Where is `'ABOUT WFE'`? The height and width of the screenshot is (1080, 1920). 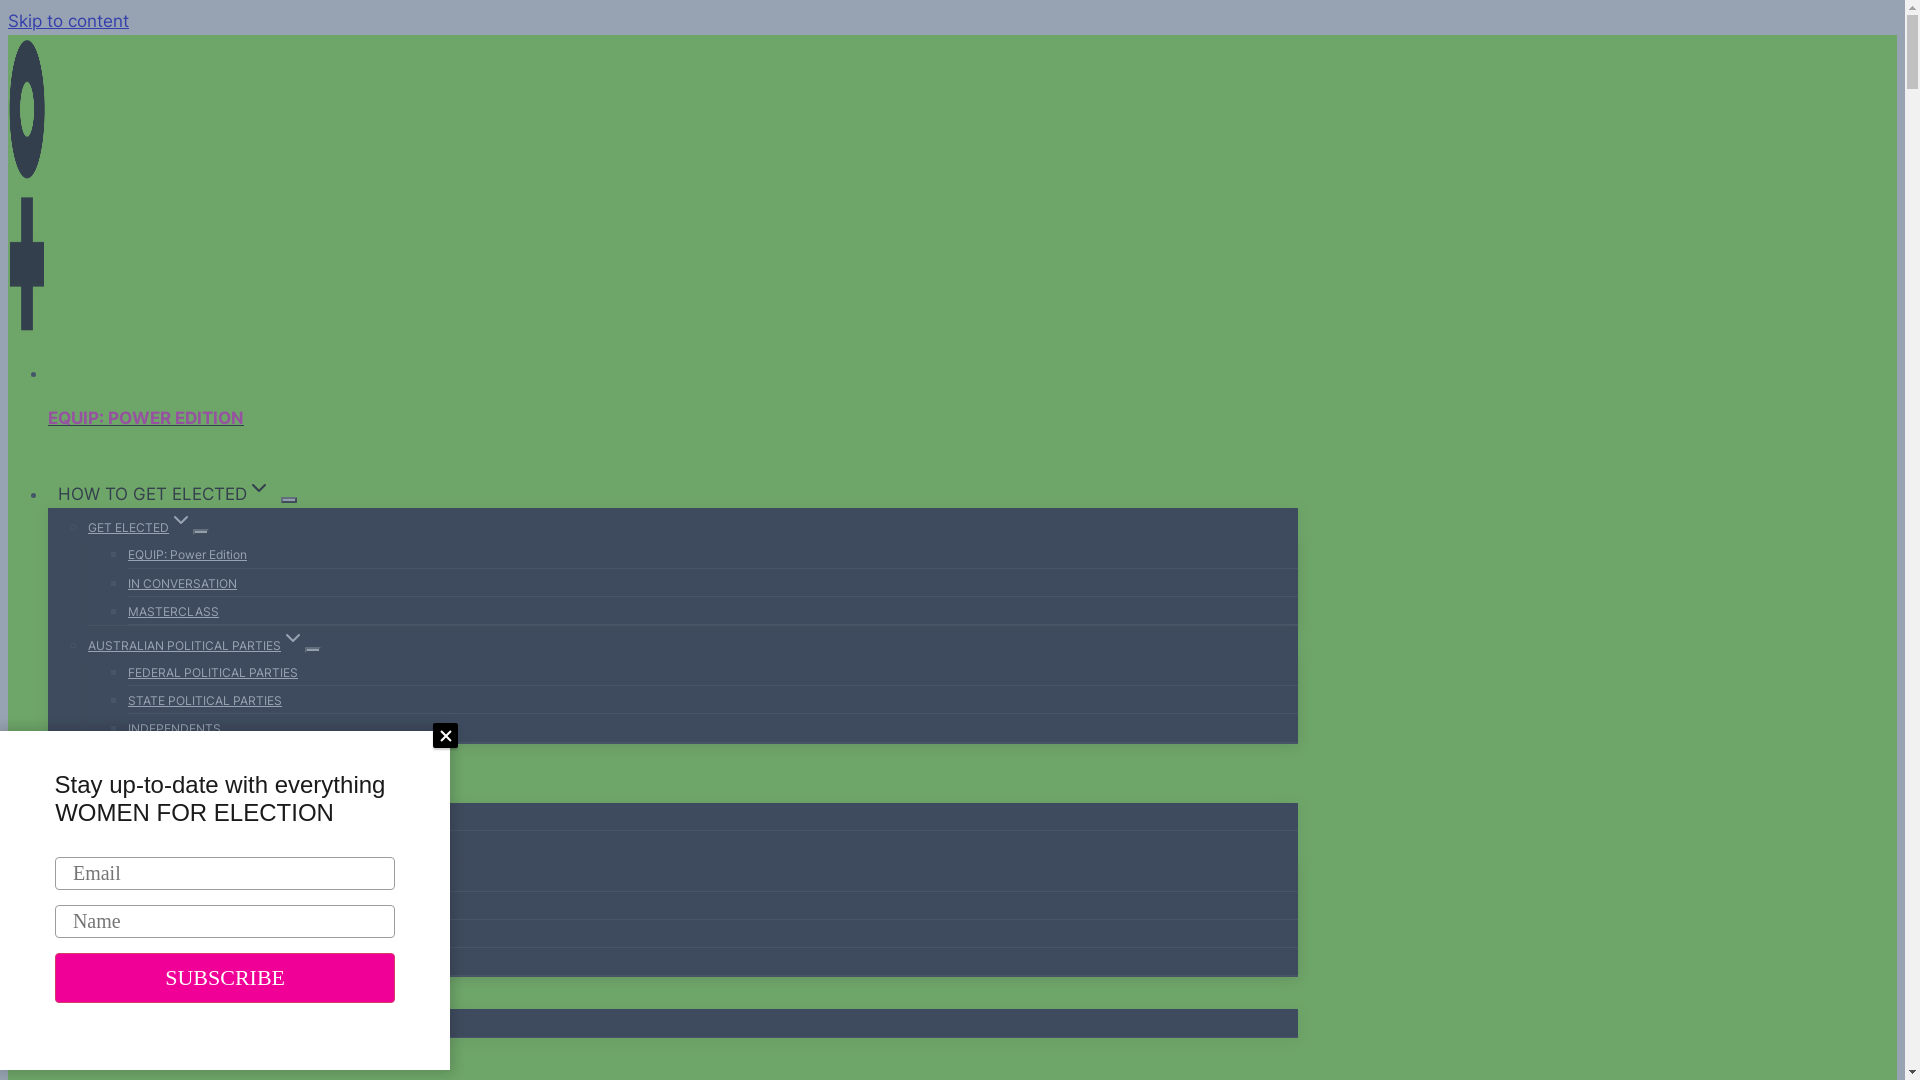
'ABOUT WFE' is located at coordinates (122, 817).